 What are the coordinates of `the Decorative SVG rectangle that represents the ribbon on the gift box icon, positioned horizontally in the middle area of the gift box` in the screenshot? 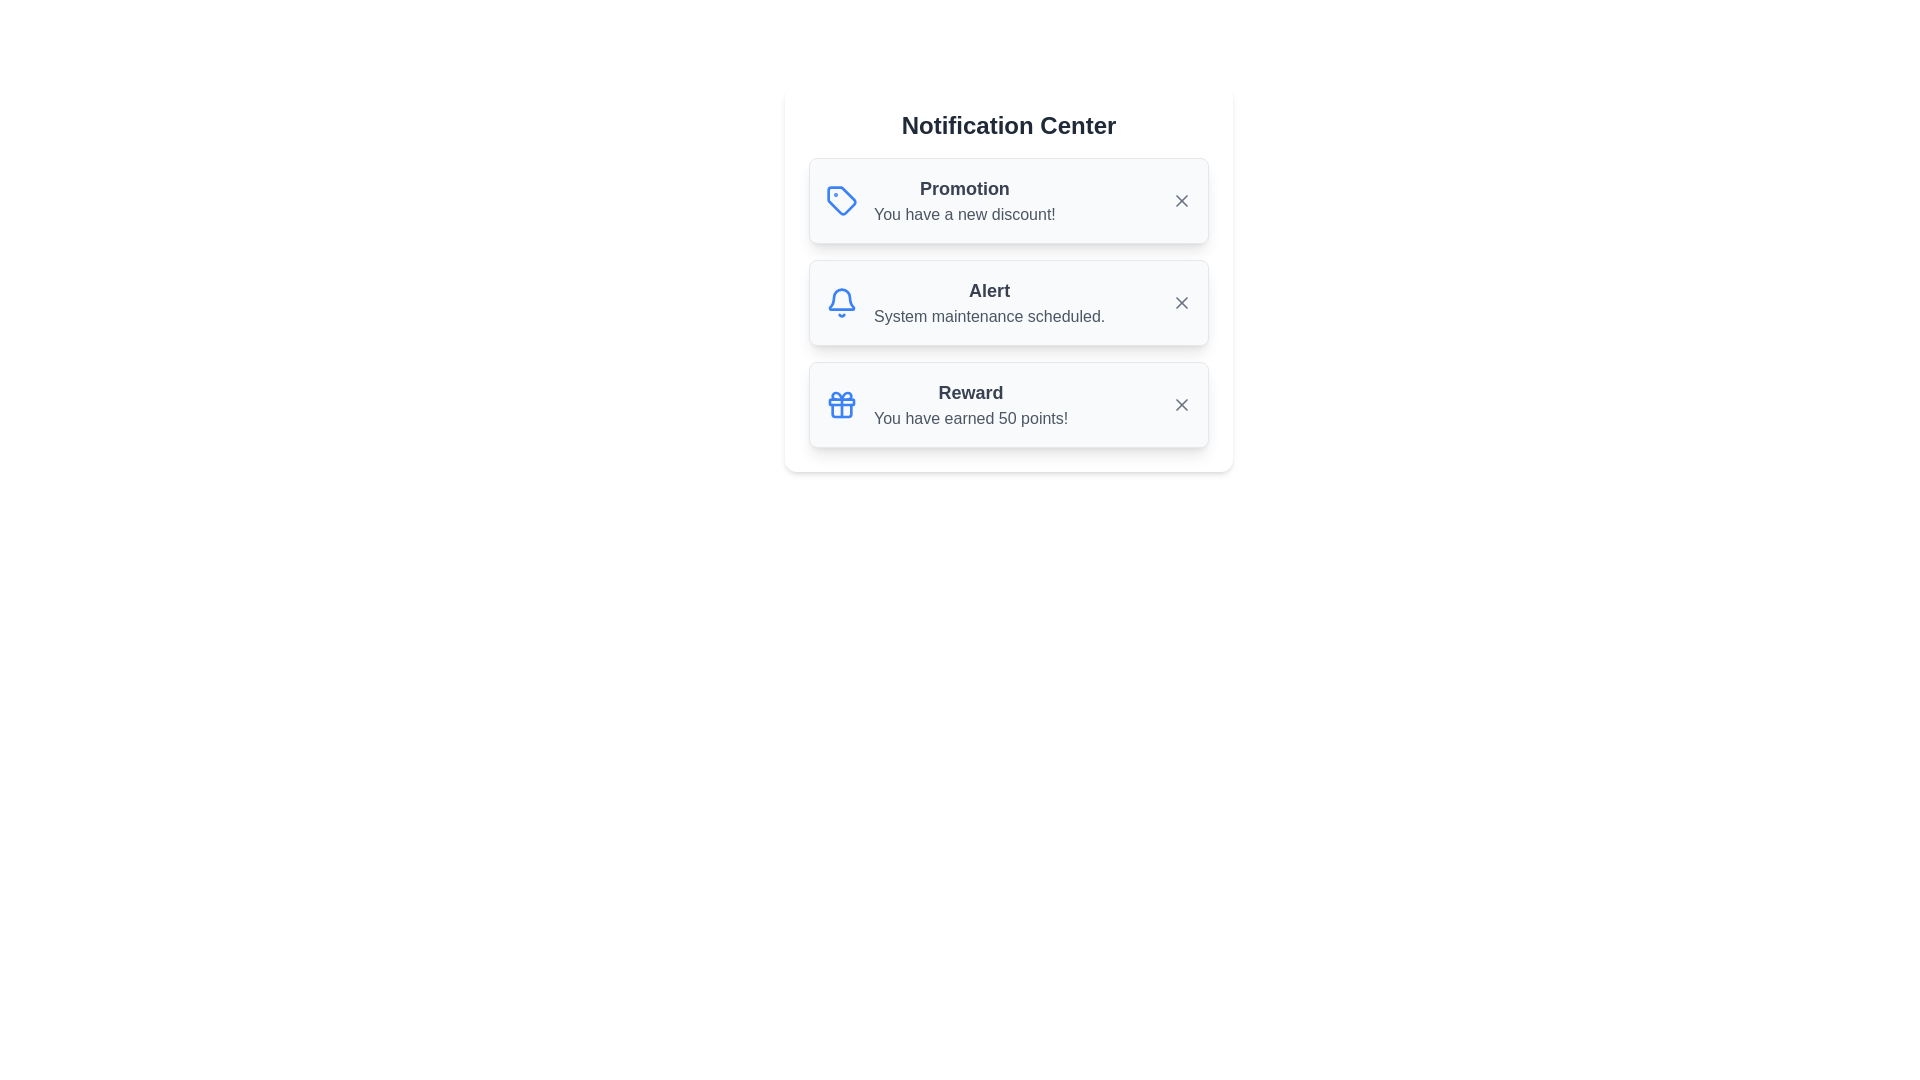 It's located at (841, 401).